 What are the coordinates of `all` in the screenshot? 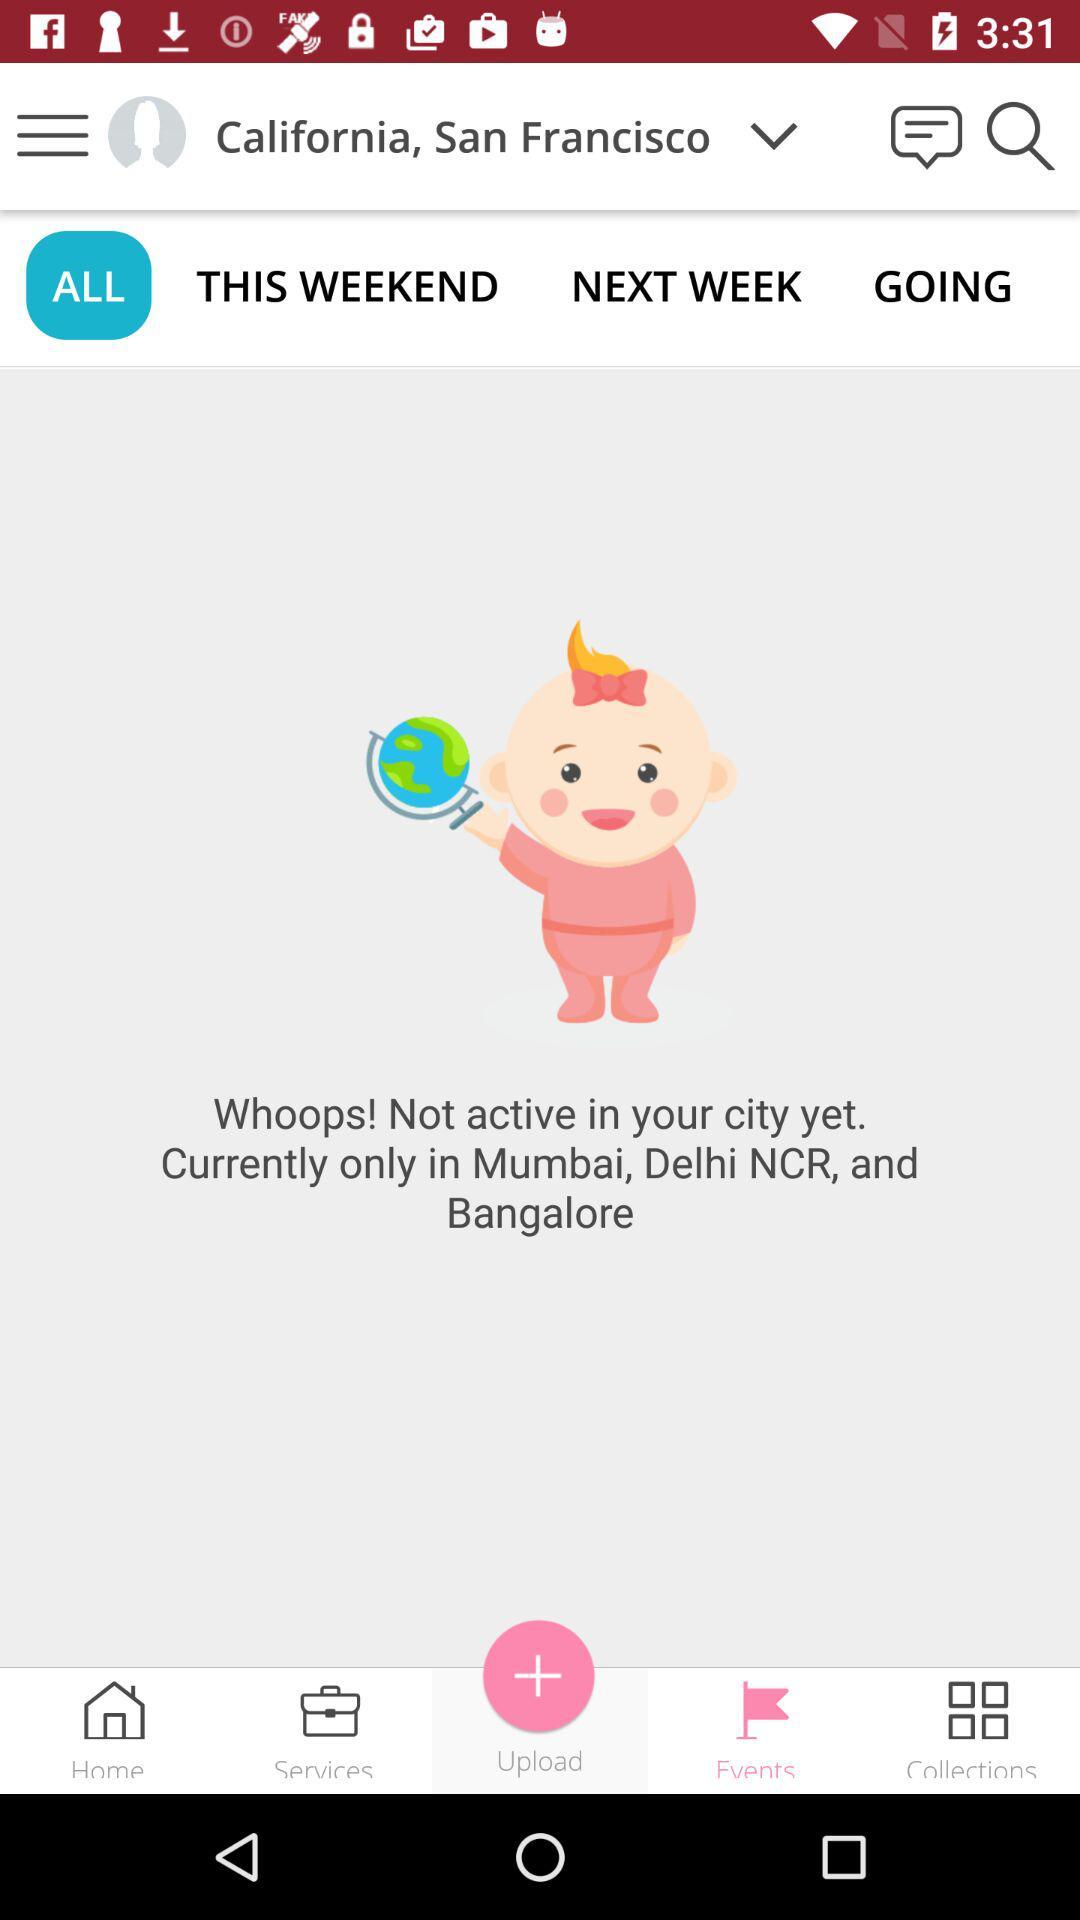 It's located at (87, 284).